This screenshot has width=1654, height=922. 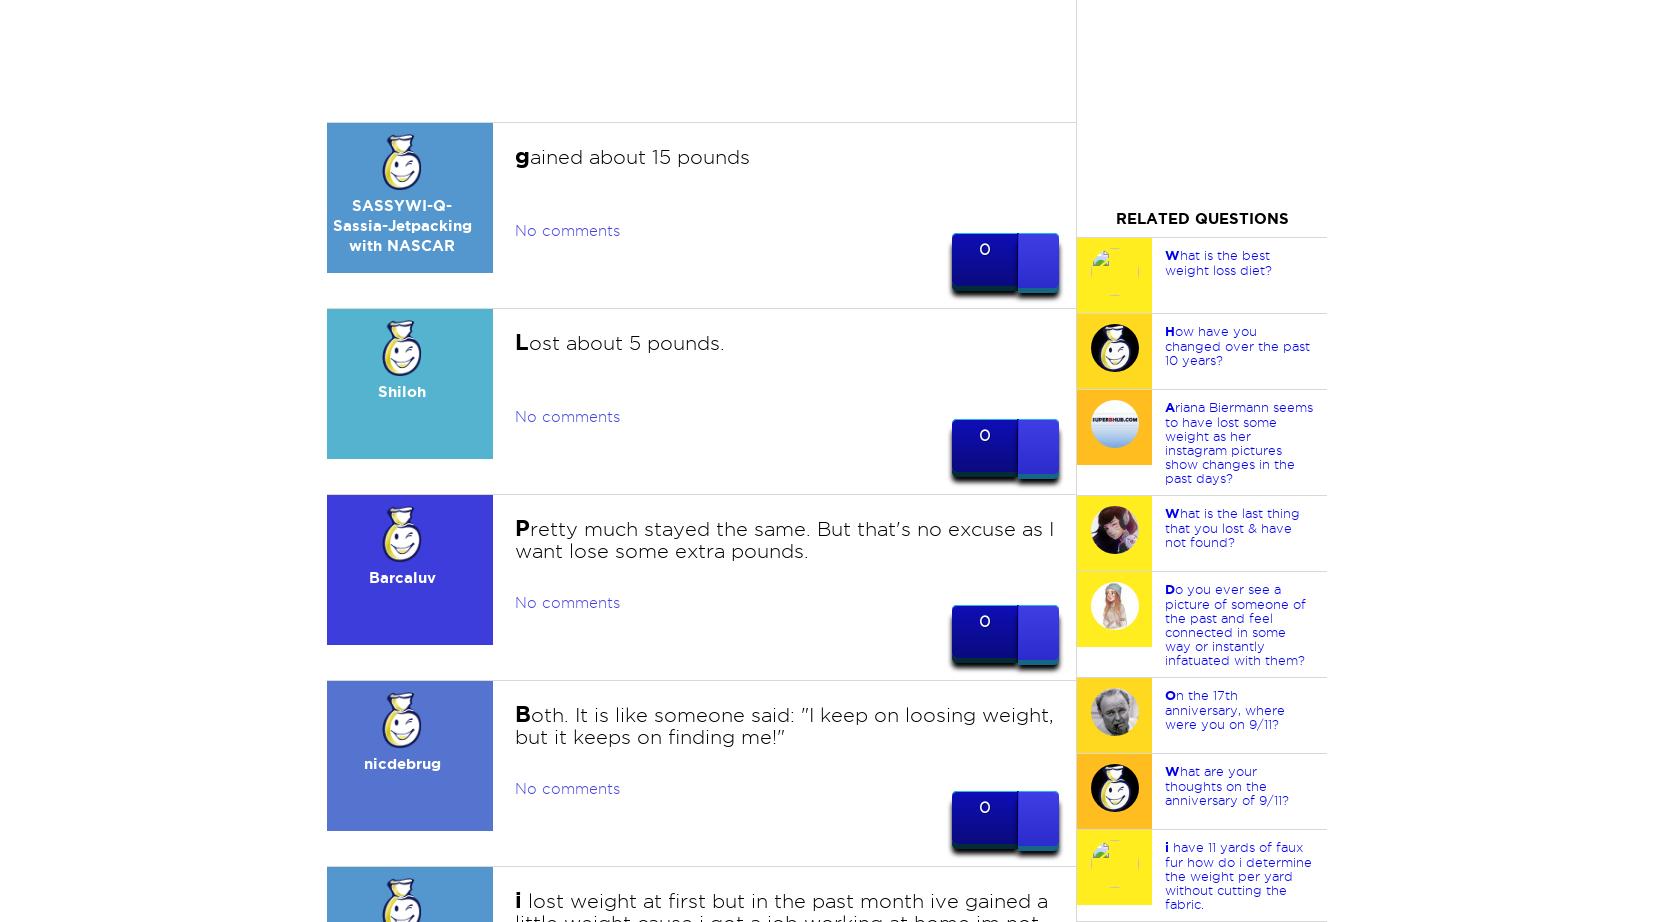 I want to click on 'oth. It is like someone said: "I keep on loosing weight, but it keeps on finding me!"', so click(x=783, y=724).